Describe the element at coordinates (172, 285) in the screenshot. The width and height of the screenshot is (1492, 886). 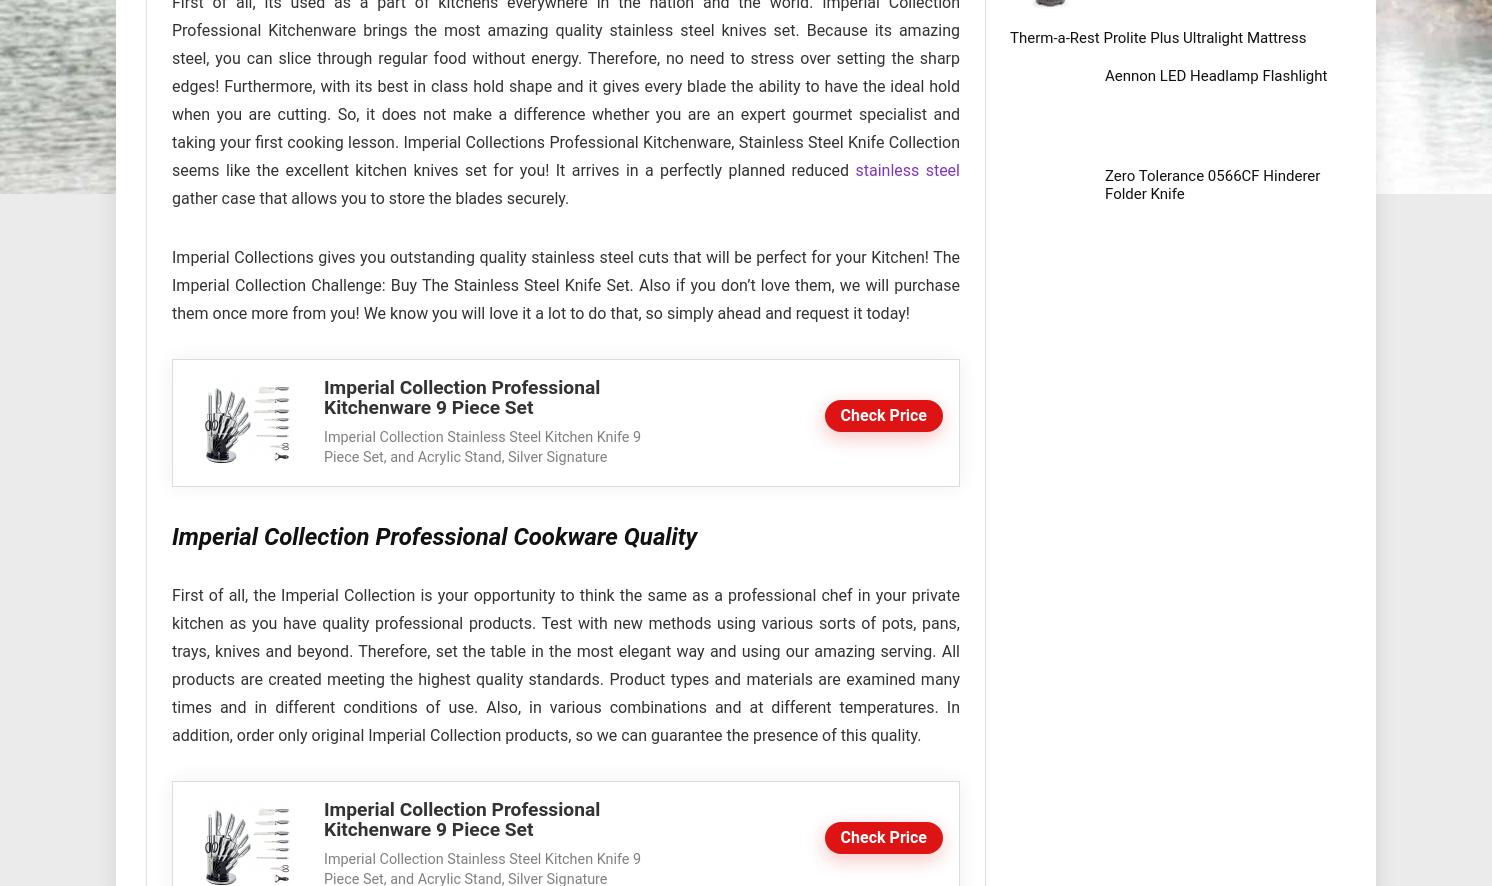
I see `'Imperial Collections gives you outstanding quality stainless steel cuts that will be perfect for your Kitchen! The Imperial Collection Challenge: Buy The Stainless Steel Knife Set. Also if you don’t love them, we will purchase them once more from you! We know you will love it a lot to do that, so simply ahead and request it today!'` at that location.